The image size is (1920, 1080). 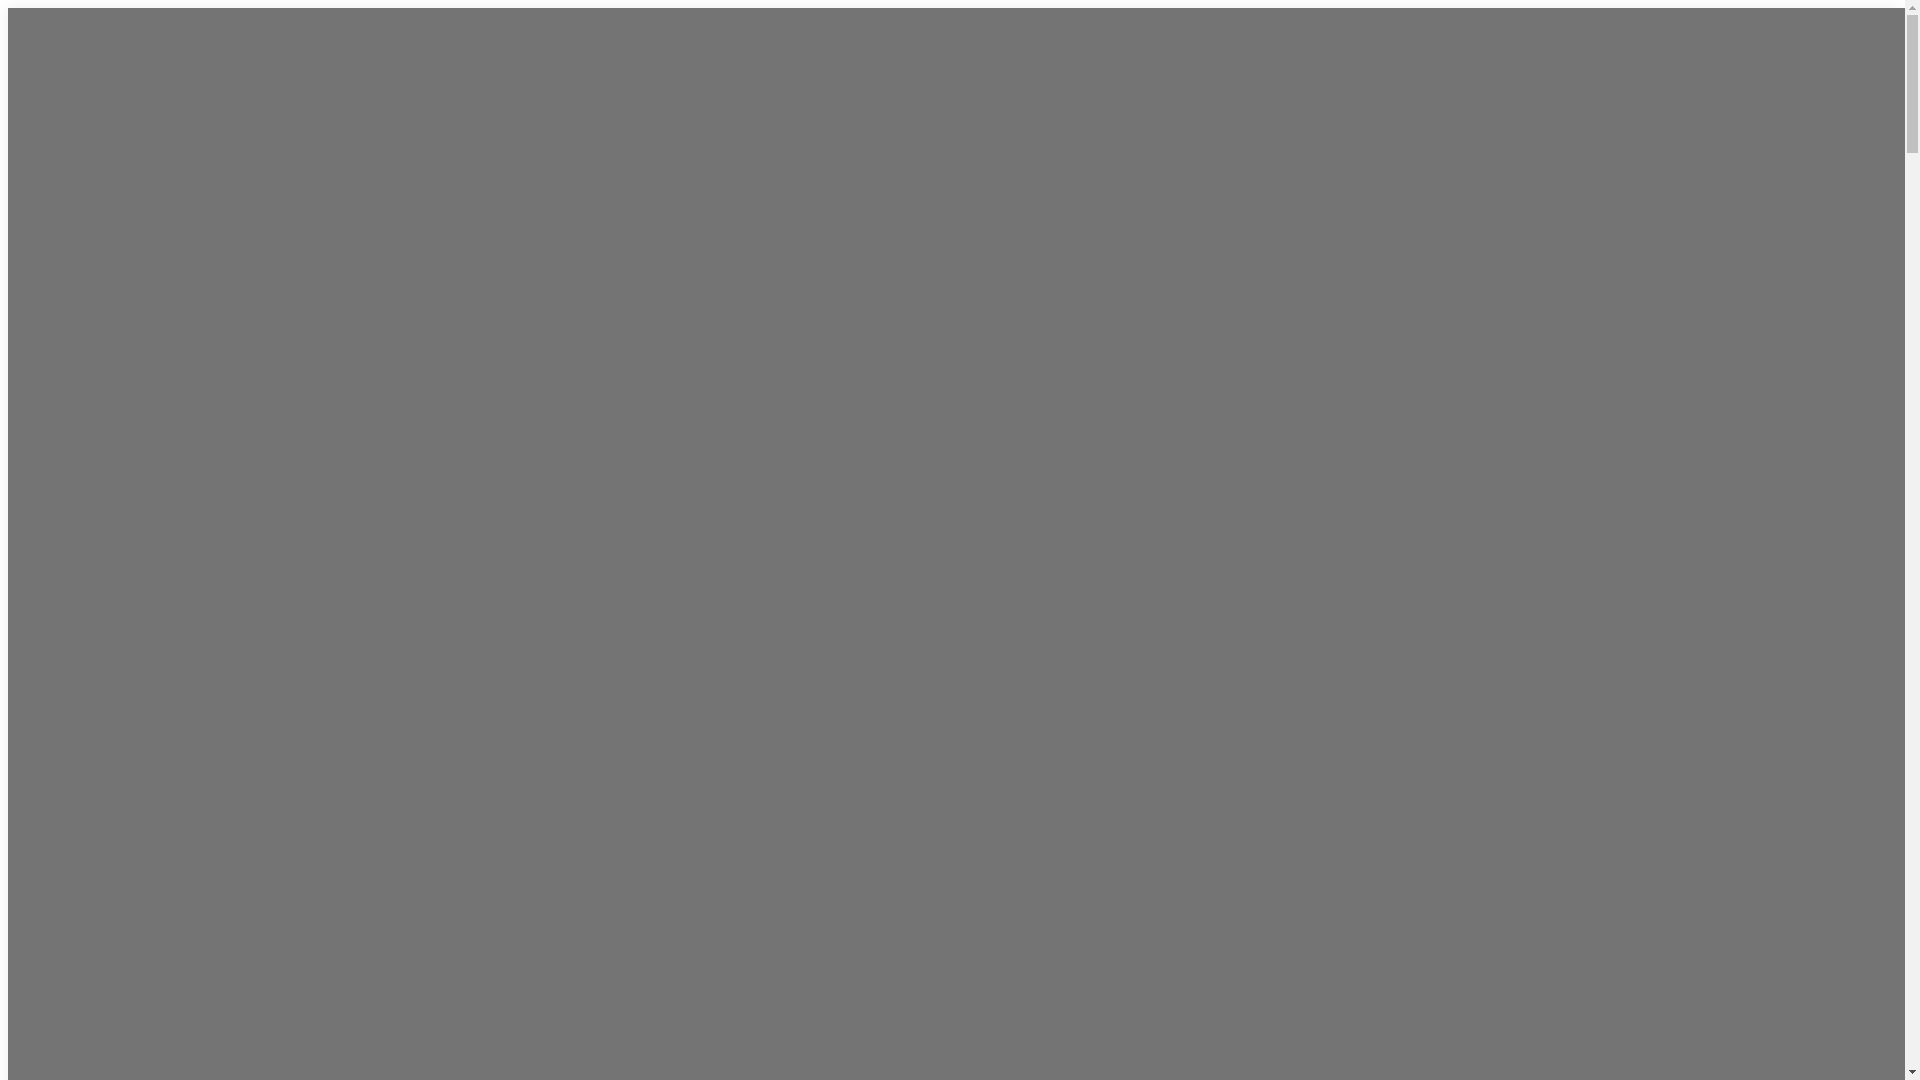 I want to click on 'Local Government Law', so click(x=914, y=292).